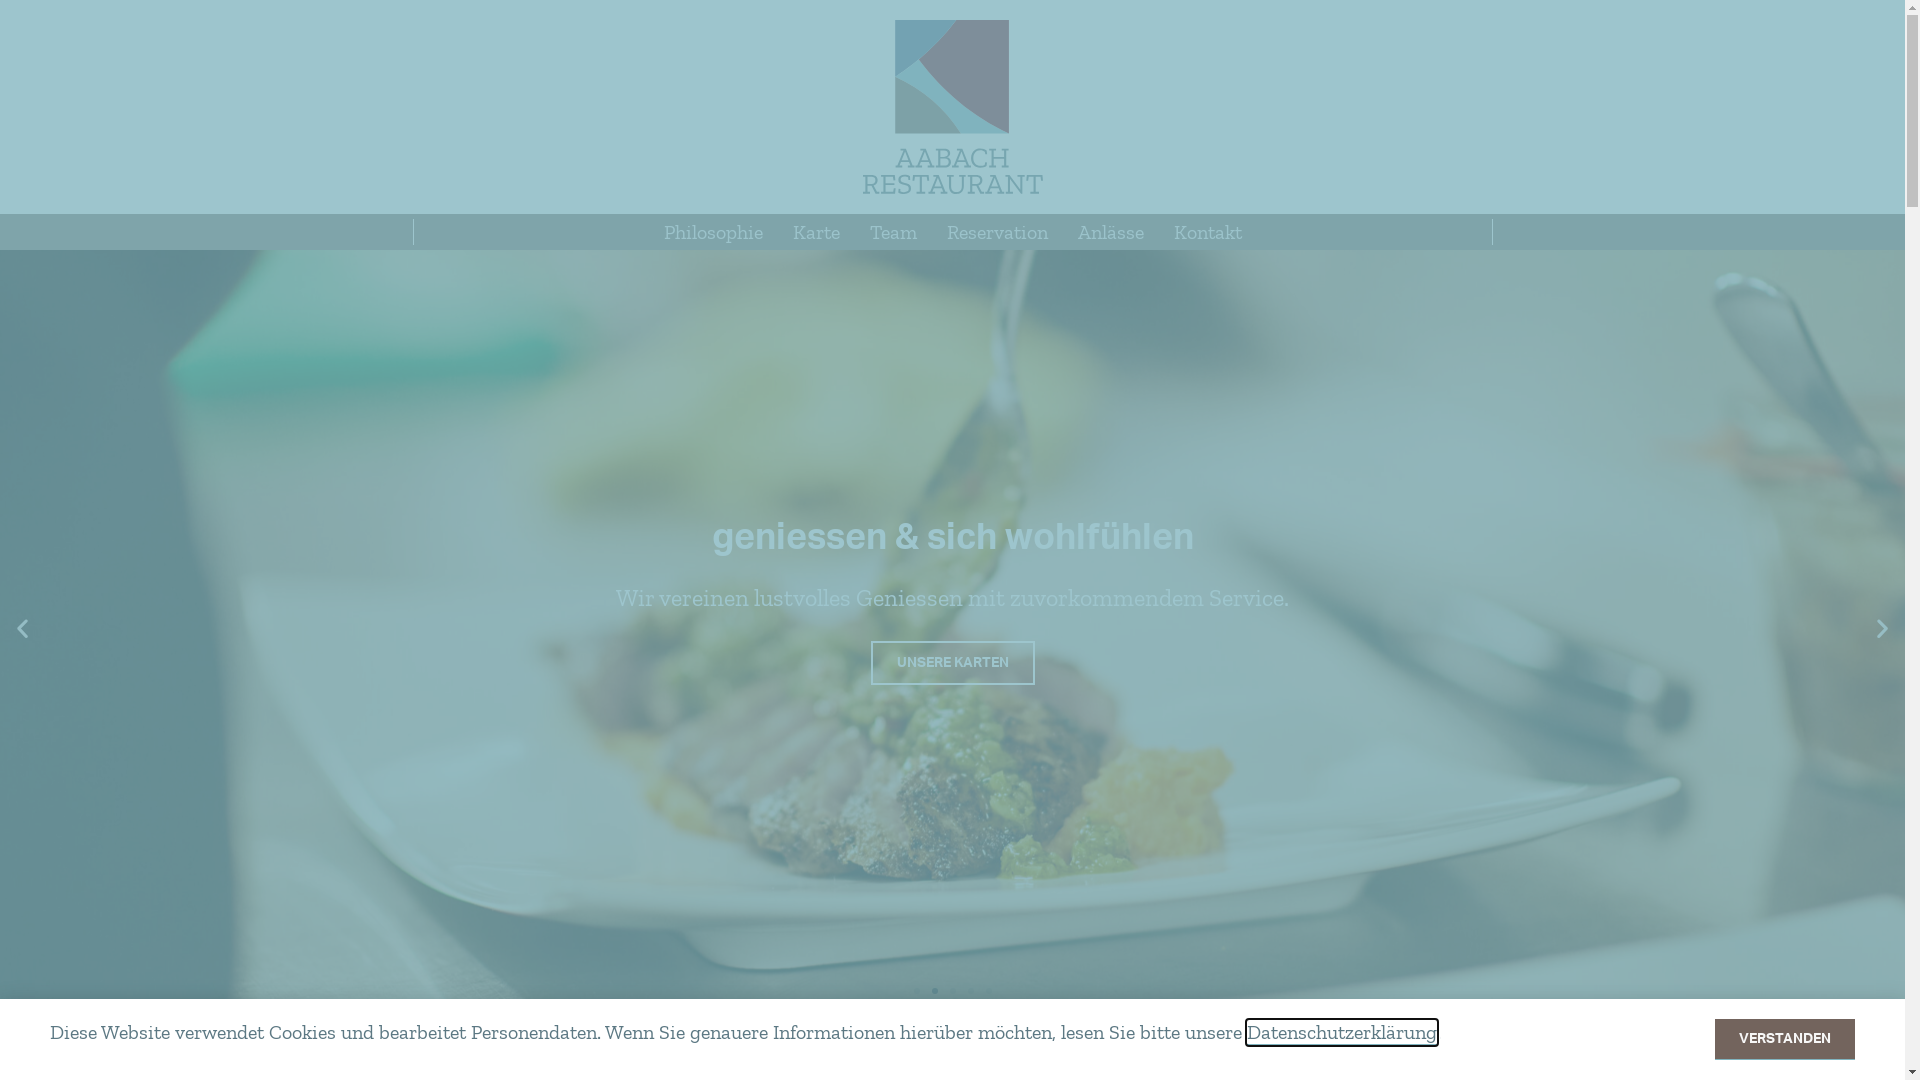 The height and width of the screenshot is (1080, 1920). Describe the element at coordinates (1205, 230) in the screenshot. I see `'Kontakt'` at that location.